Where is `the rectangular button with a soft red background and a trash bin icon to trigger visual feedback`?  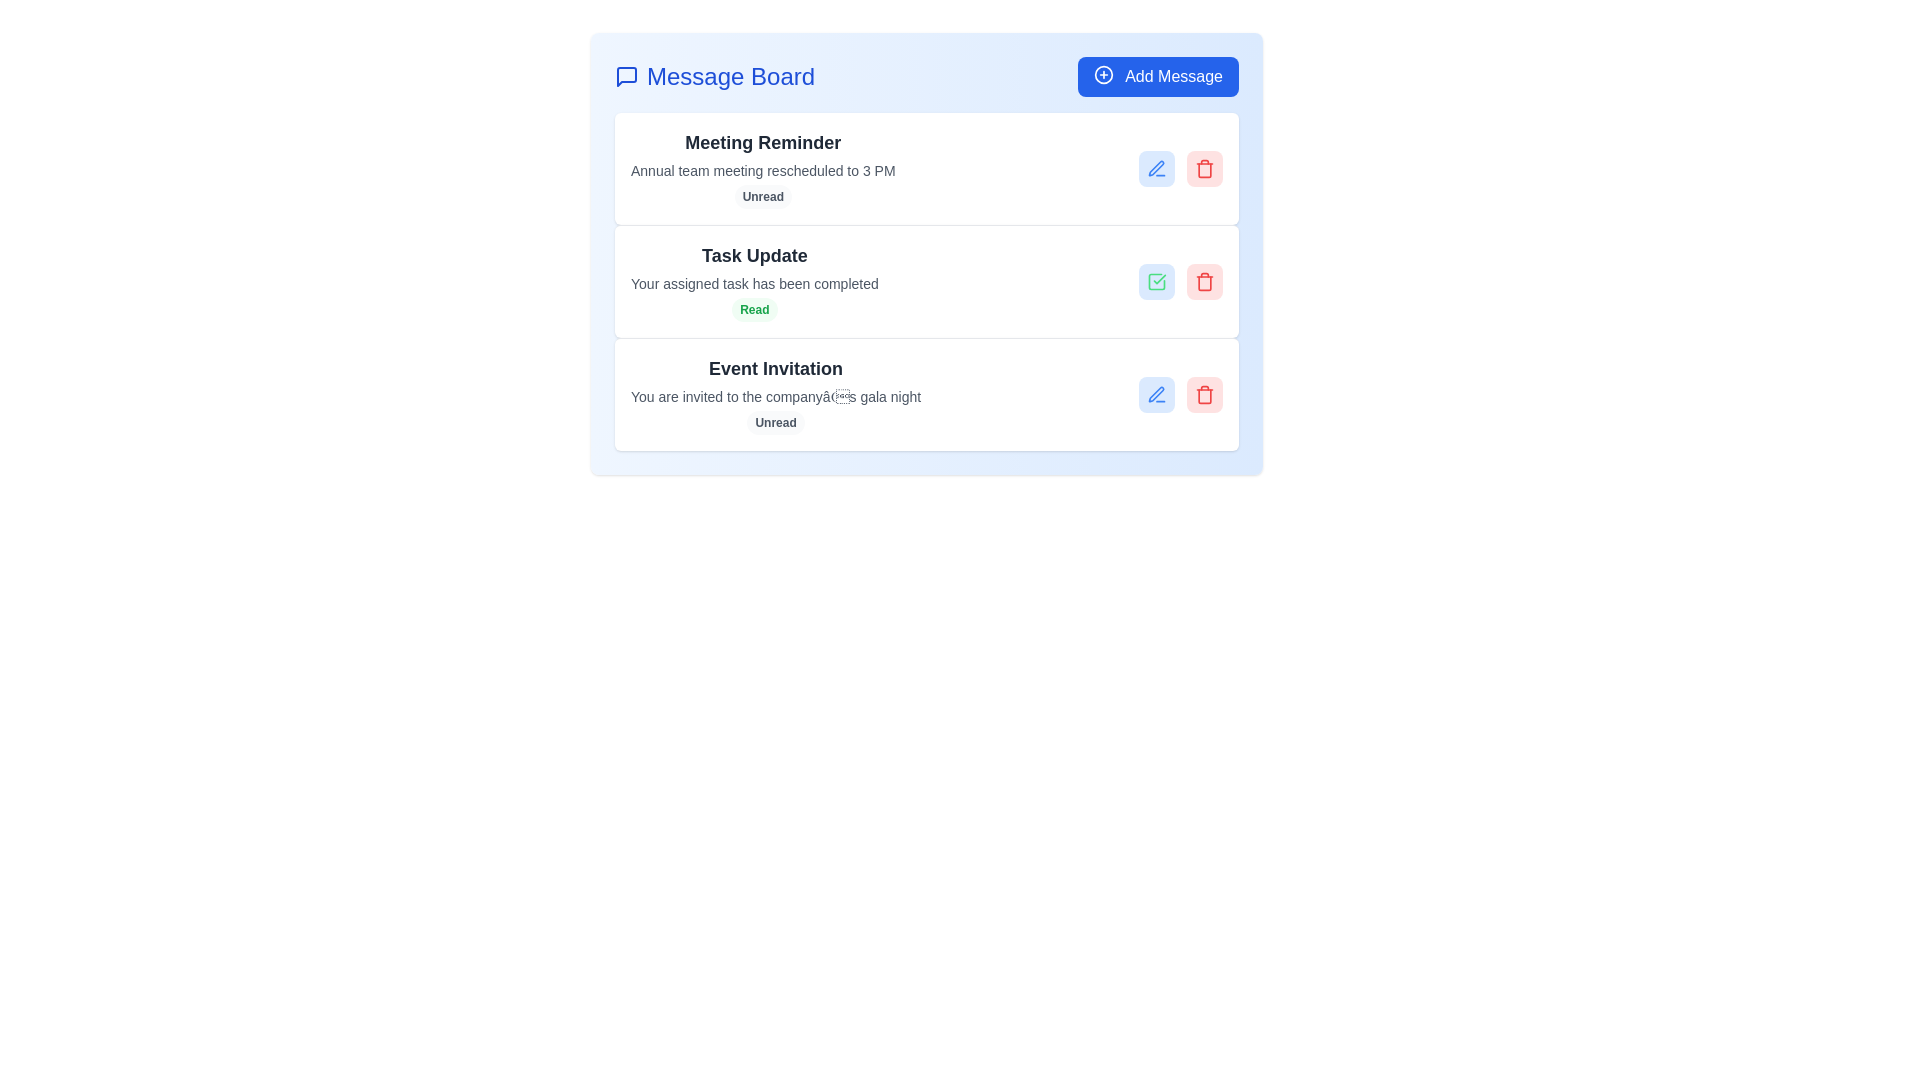
the rectangular button with a soft red background and a trash bin icon to trigger visual feedback is located at coordinates (1203, 394).